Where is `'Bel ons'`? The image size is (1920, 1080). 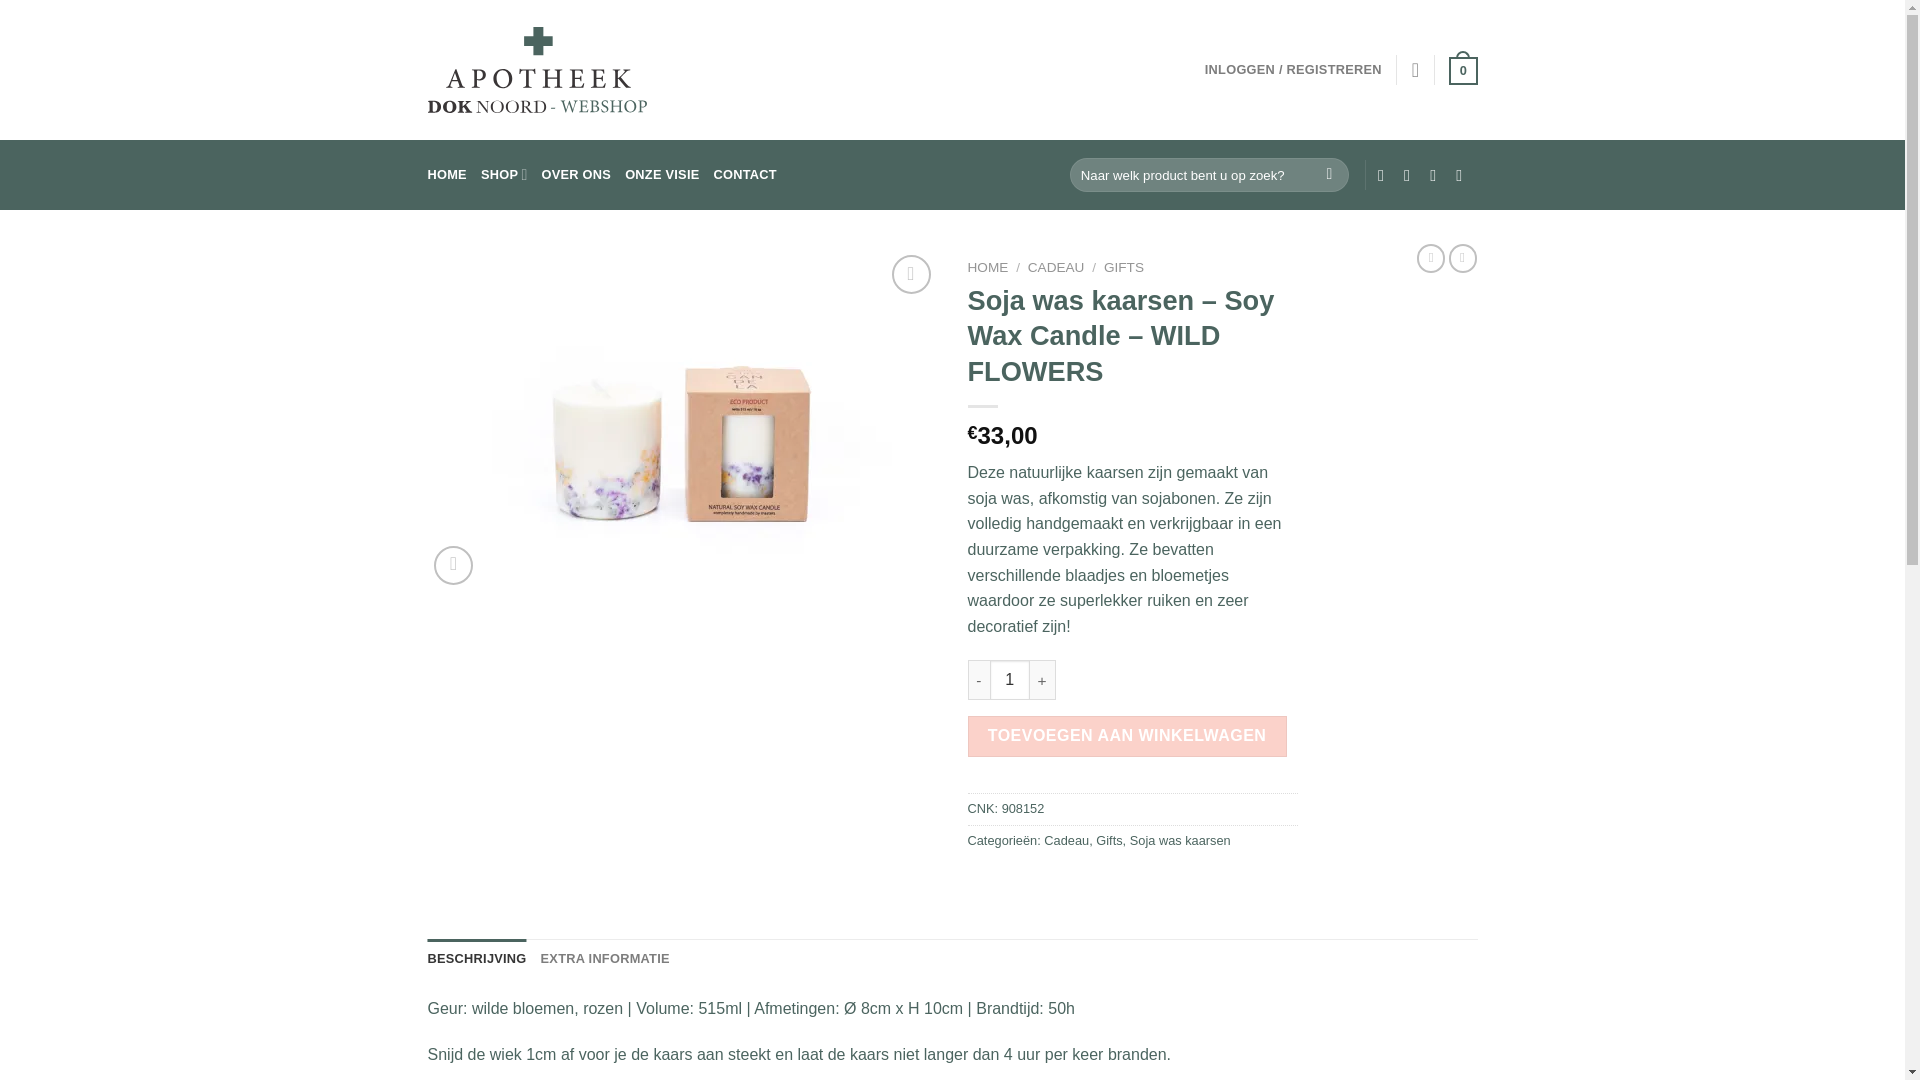
'Bel ons' is located at coordinates (1455, 173).